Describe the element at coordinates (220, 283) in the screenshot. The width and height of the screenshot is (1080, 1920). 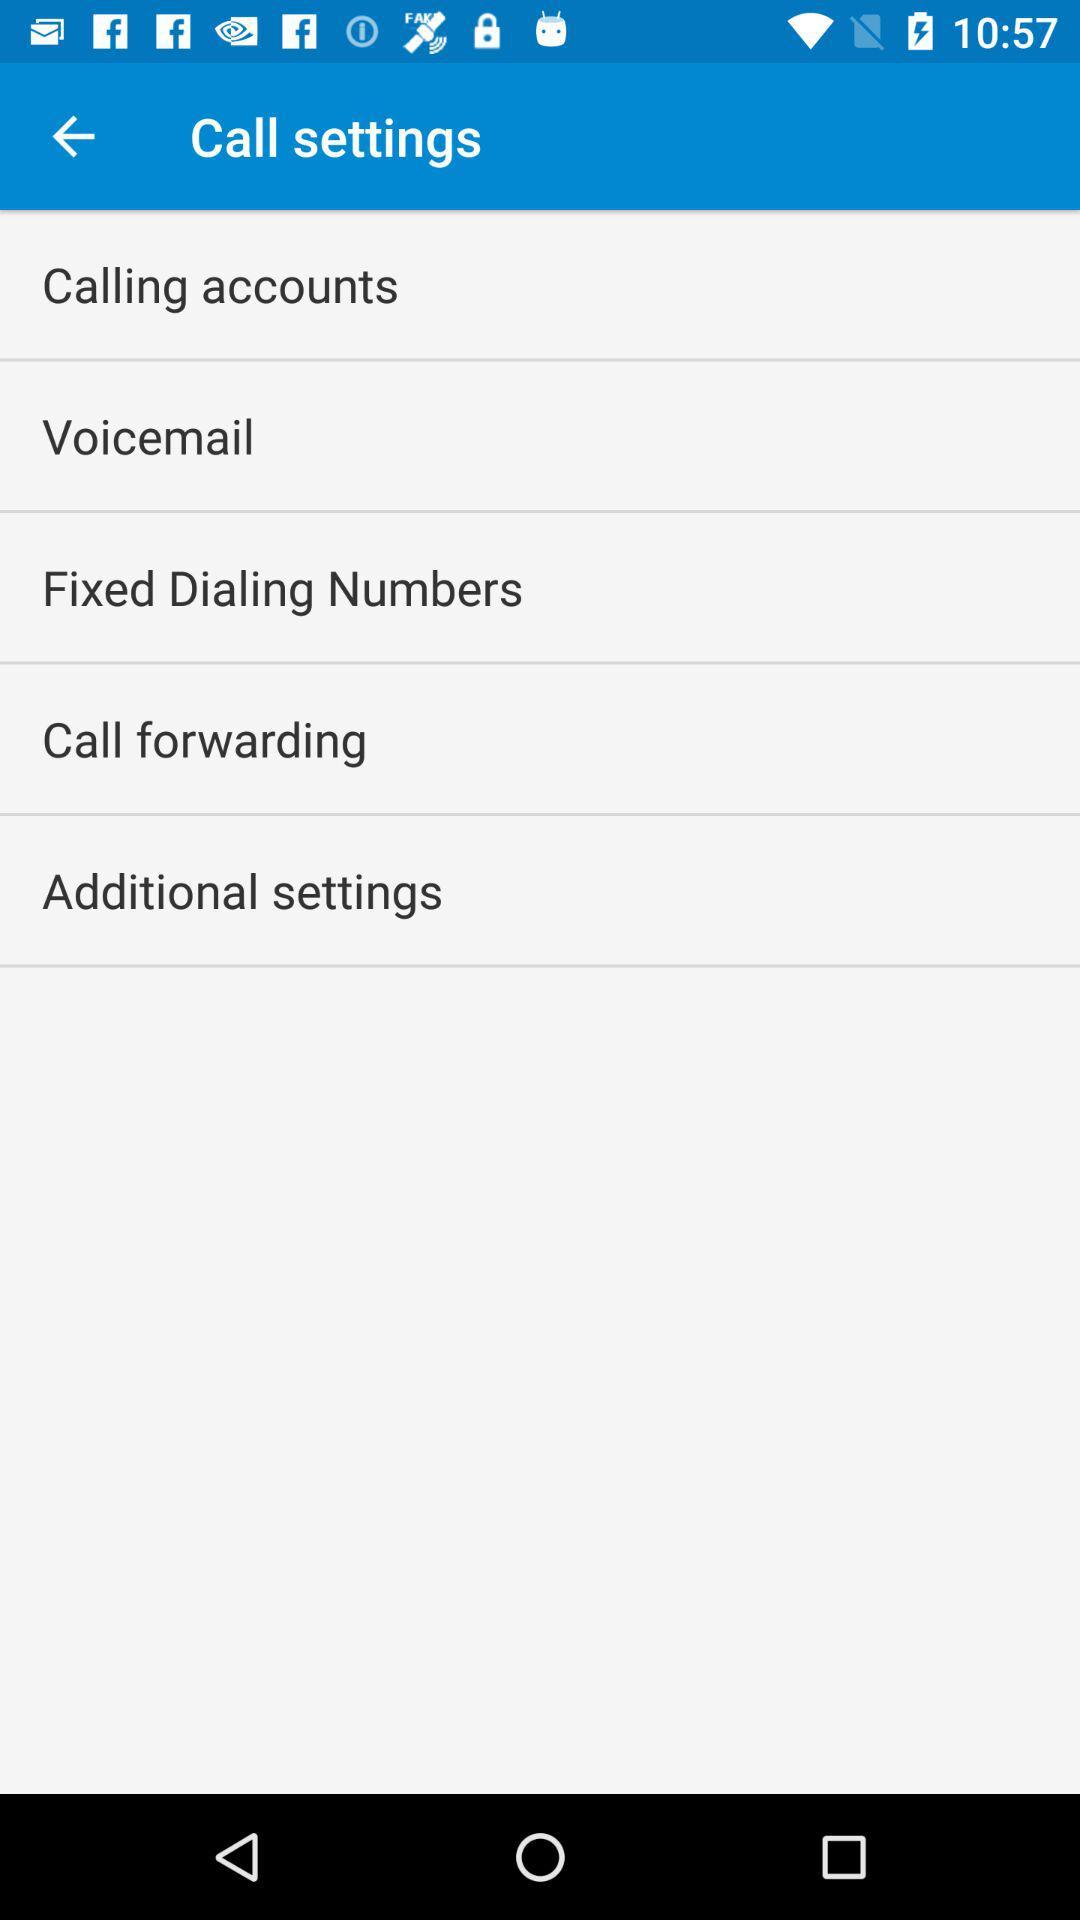
I see `the calling accounts` at that location.